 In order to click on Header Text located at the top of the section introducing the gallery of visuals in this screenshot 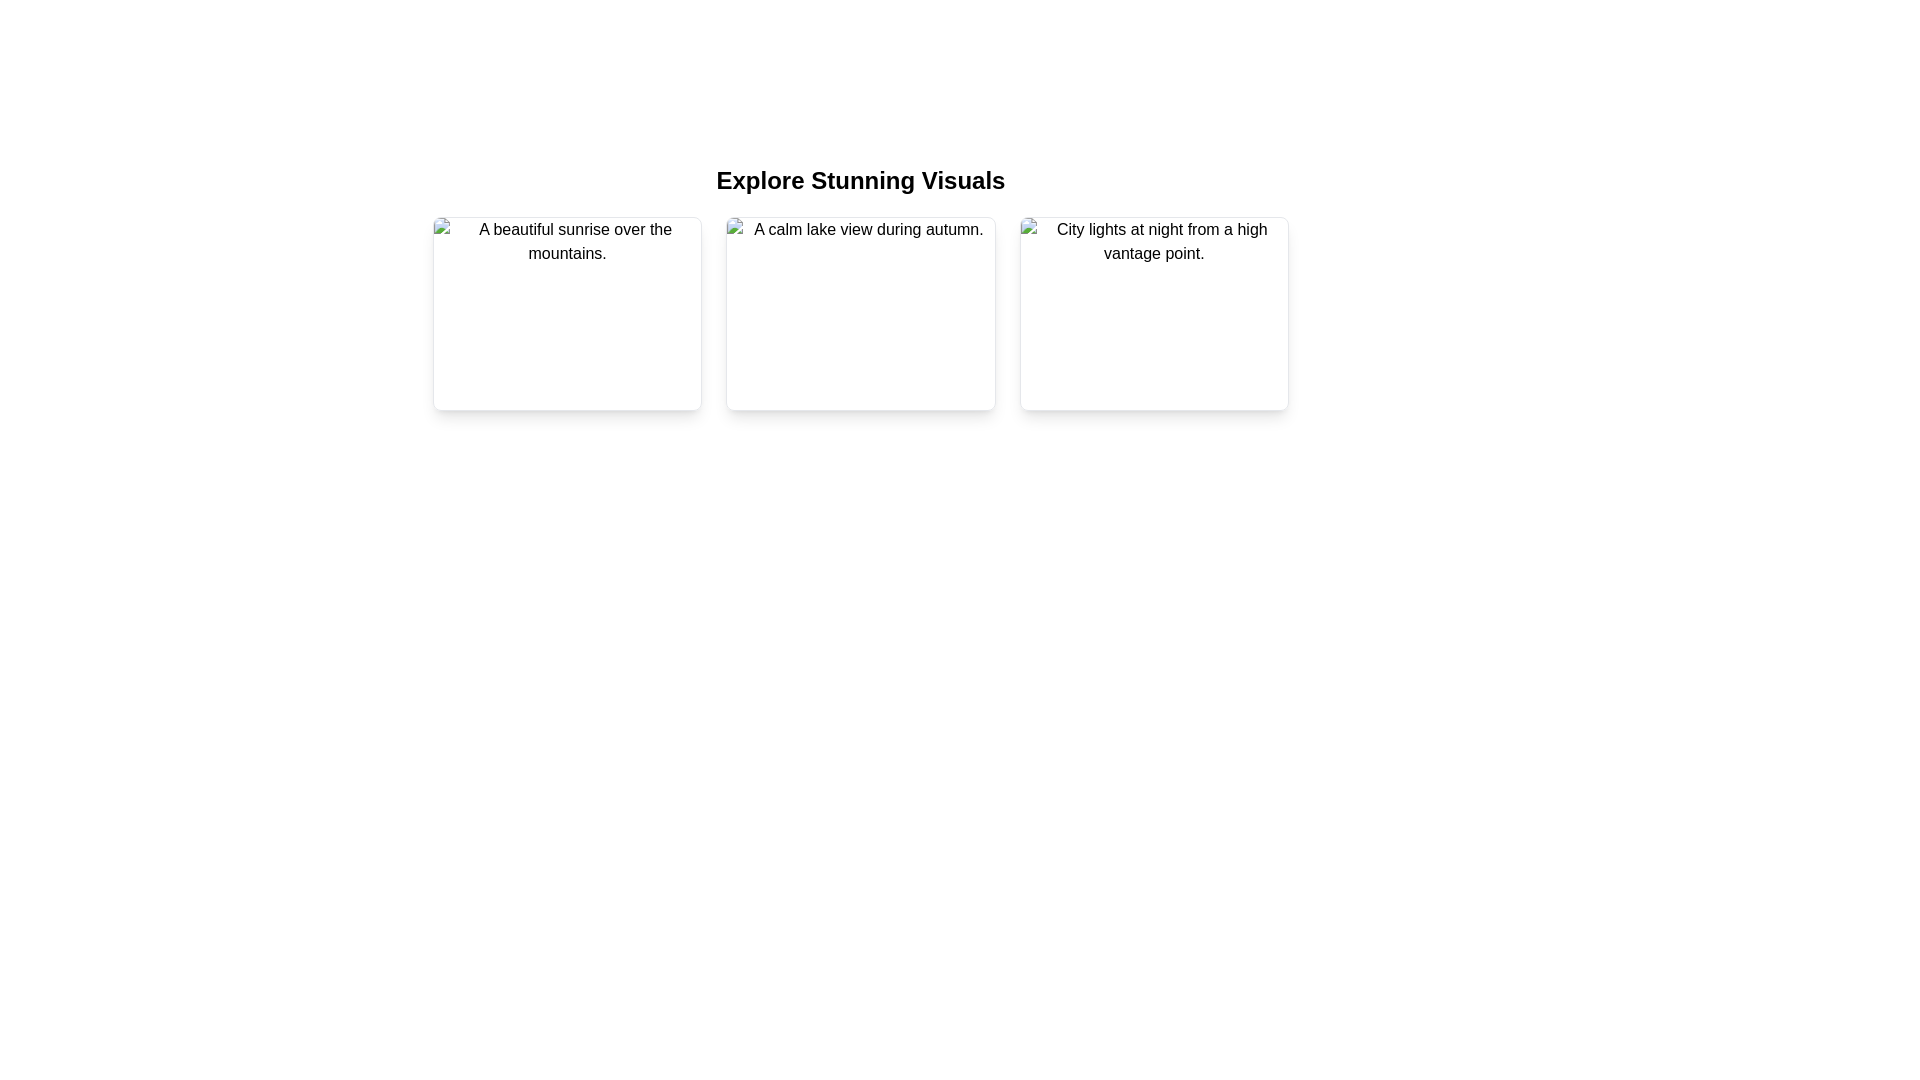, I will do `click(860, 181)`.